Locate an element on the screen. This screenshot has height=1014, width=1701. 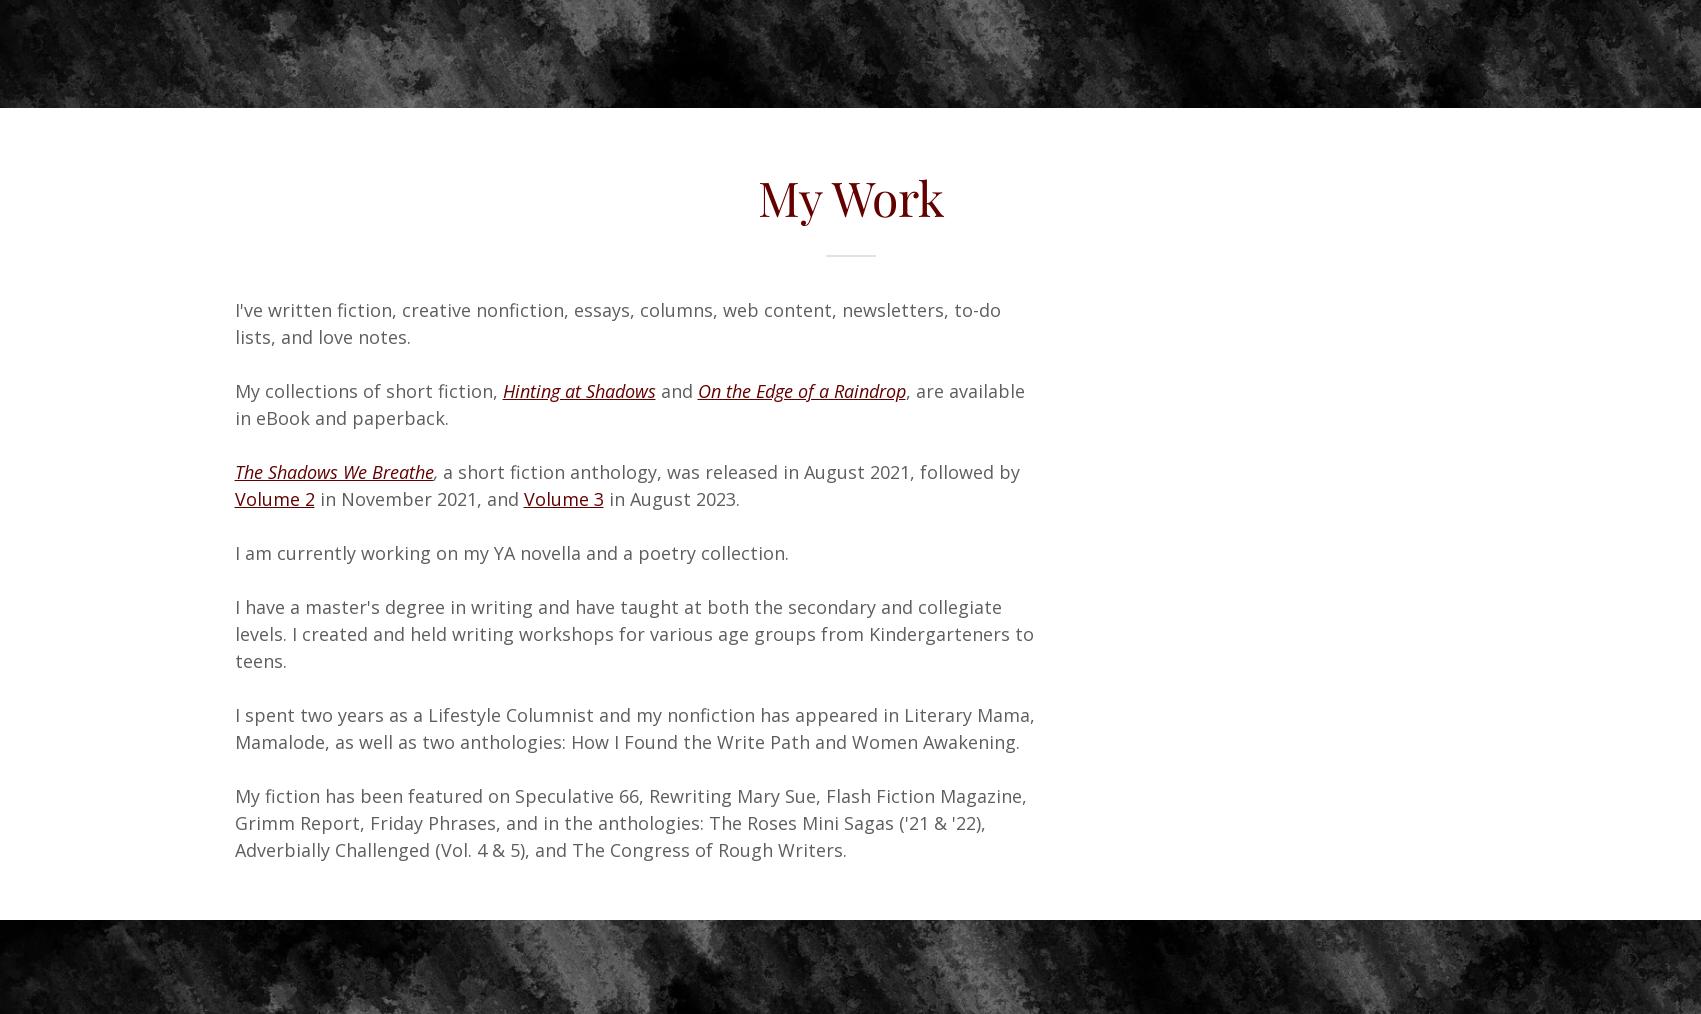
'I am currently working on my YA novella and a poetry collection.' is located at coordinates (513, 551).